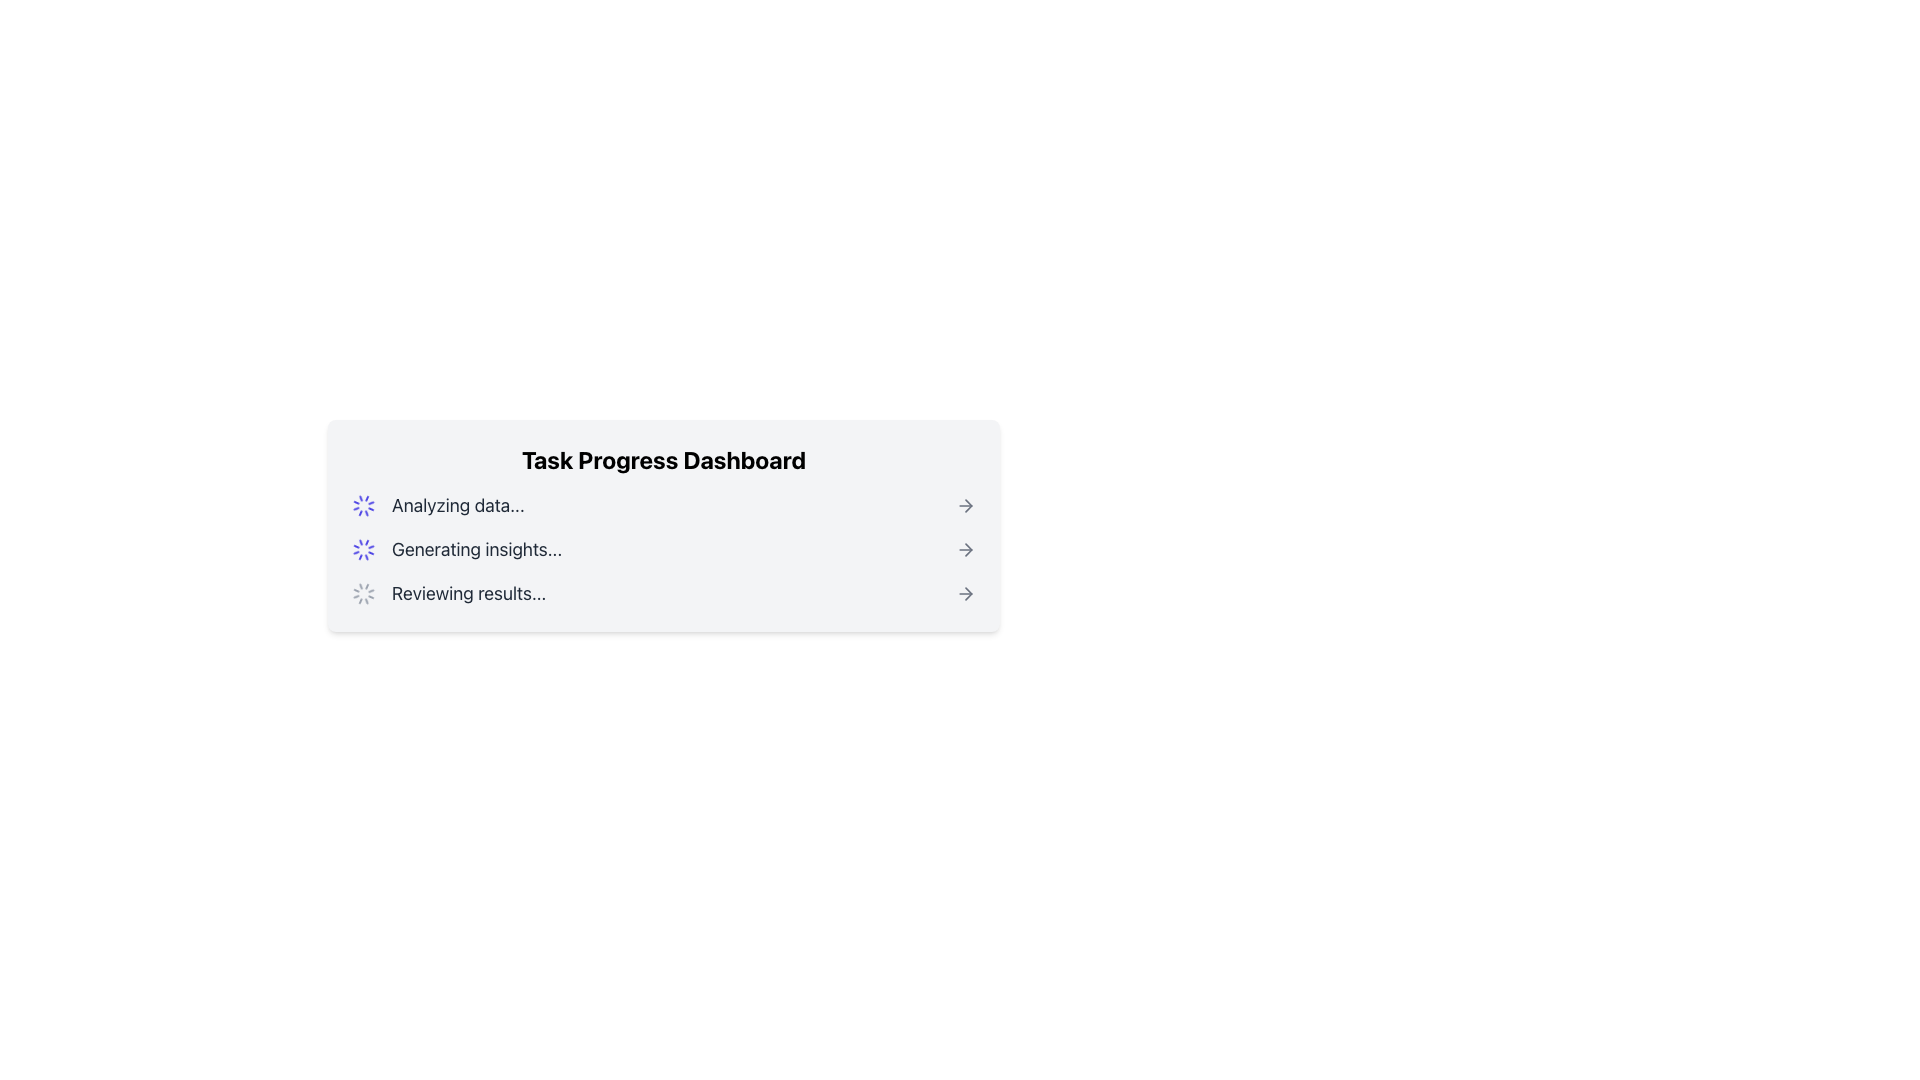 The width and height of the screenshot is (1920, 1080). What do you see at coordinates (364, 504) in the screenshot?
I see `the Loading spinner indicating a loading state for 'Analyzing data...' within the Task Progress Dashboard` at bounding box center [364, 504].